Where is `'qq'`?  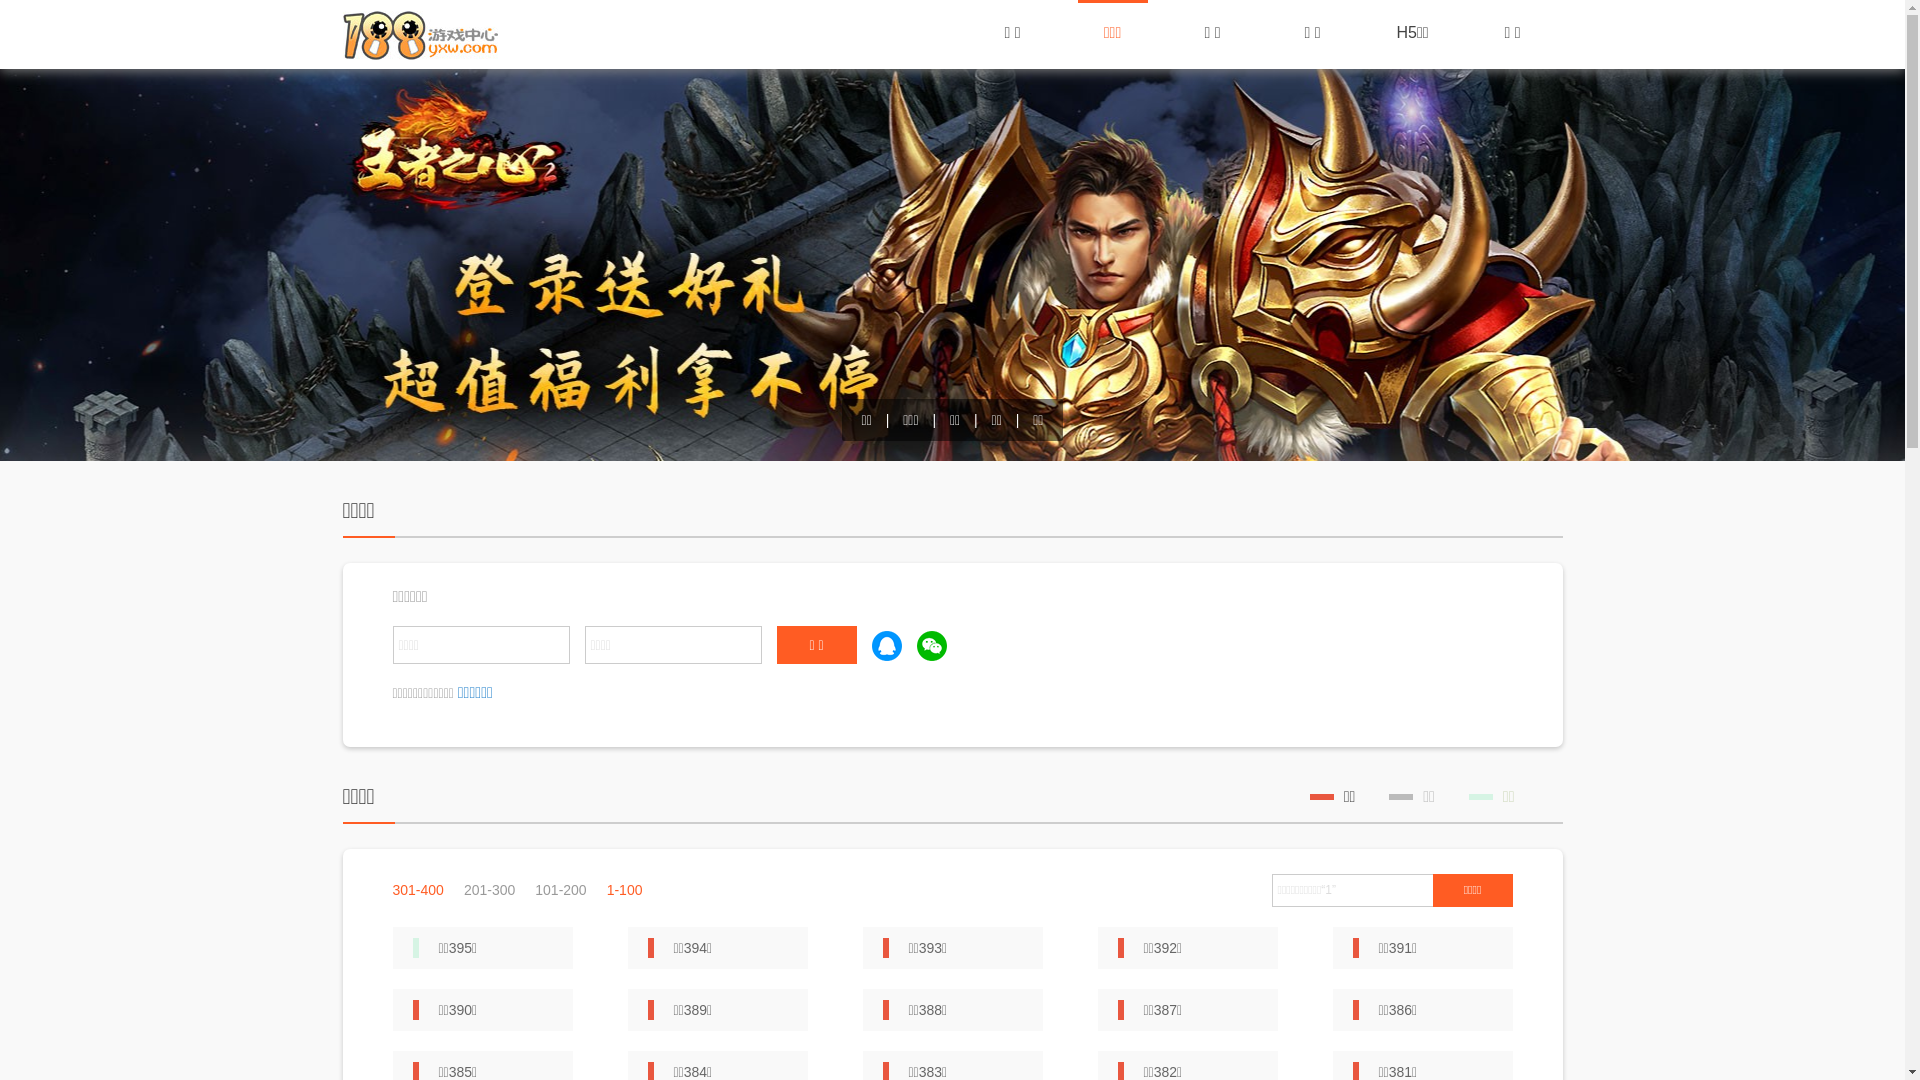
'qq' is located at coordinates (886, 645).